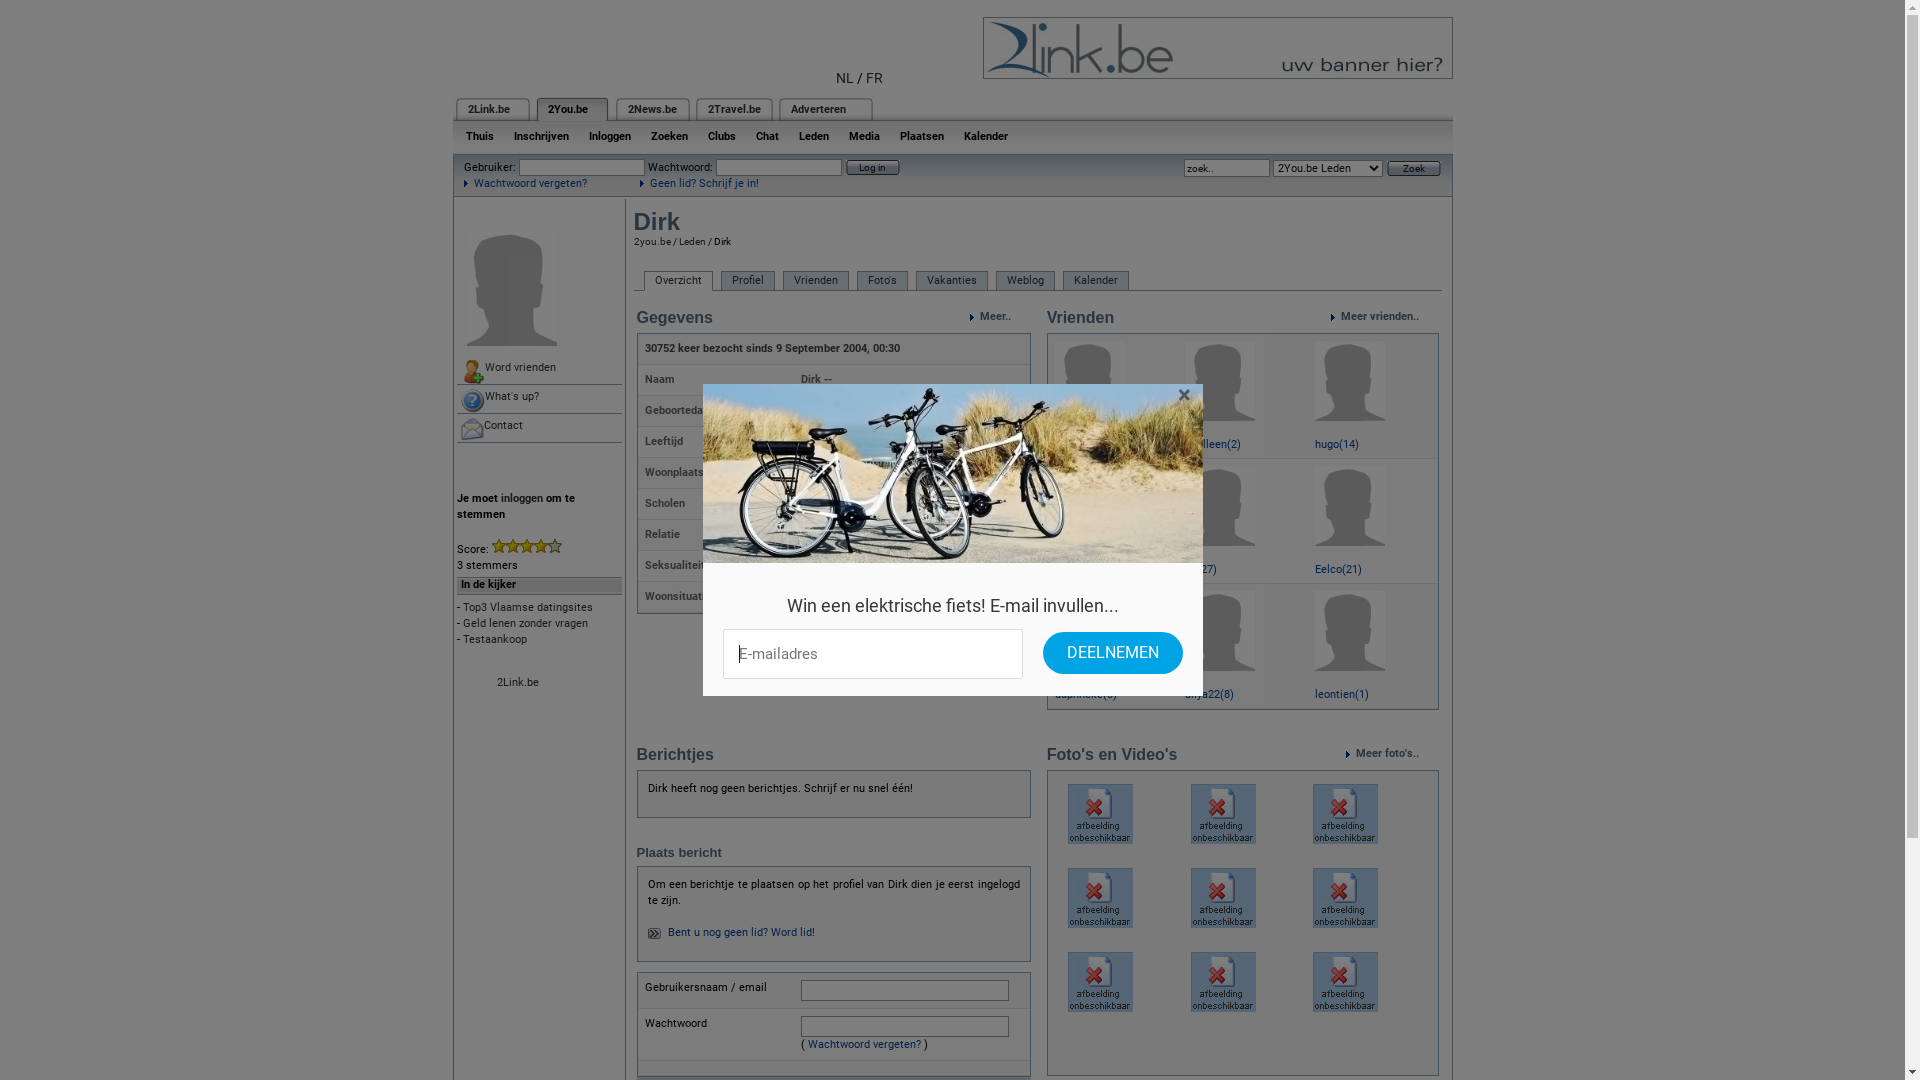 The height and width of the screenshot is (1080, 1920). What do you see at coordinates (862, 502) in the screenshot?
I see `'Bokrijk St-Jozefinstituut'` at bounding box center [862, 502].